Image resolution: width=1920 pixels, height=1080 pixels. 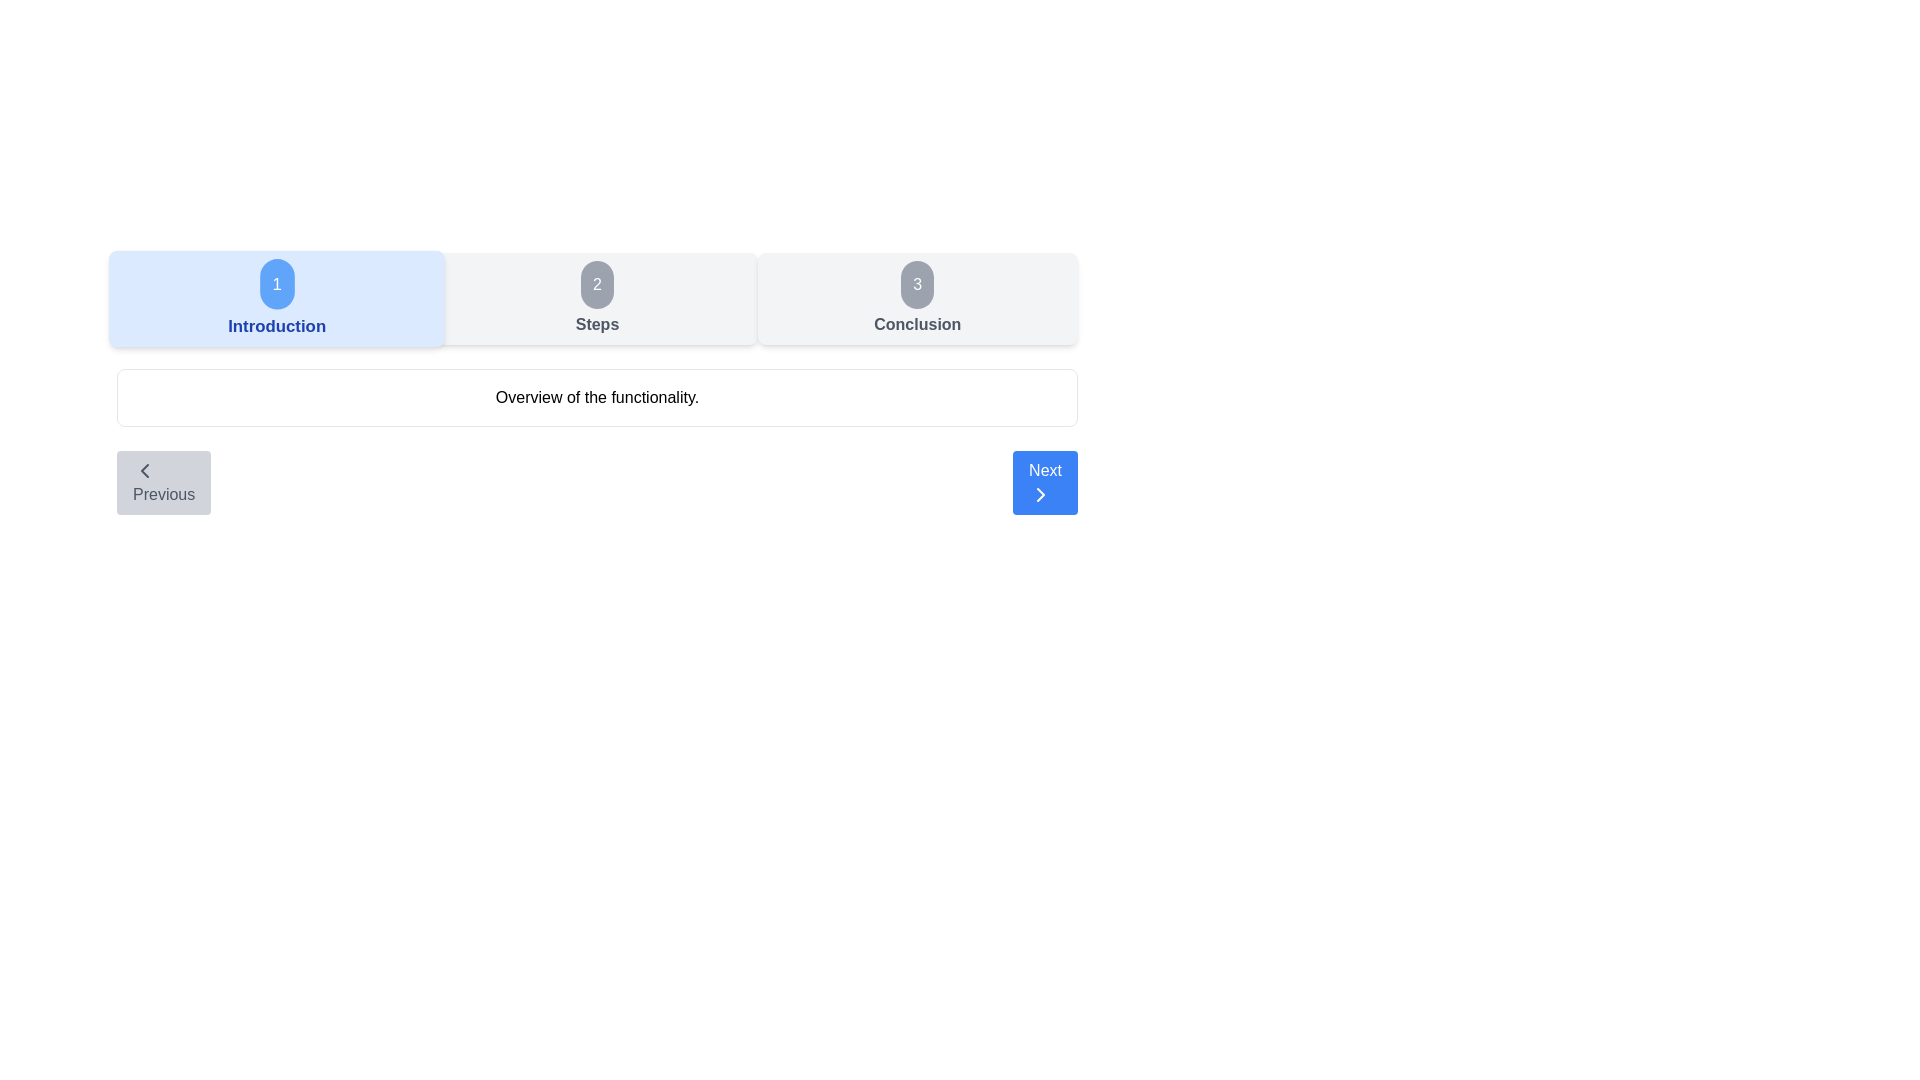 What do you see at coordinates (164, 482) in the screenshot?
I see `the Previous button to navigate` at bounding box center [164, 482].